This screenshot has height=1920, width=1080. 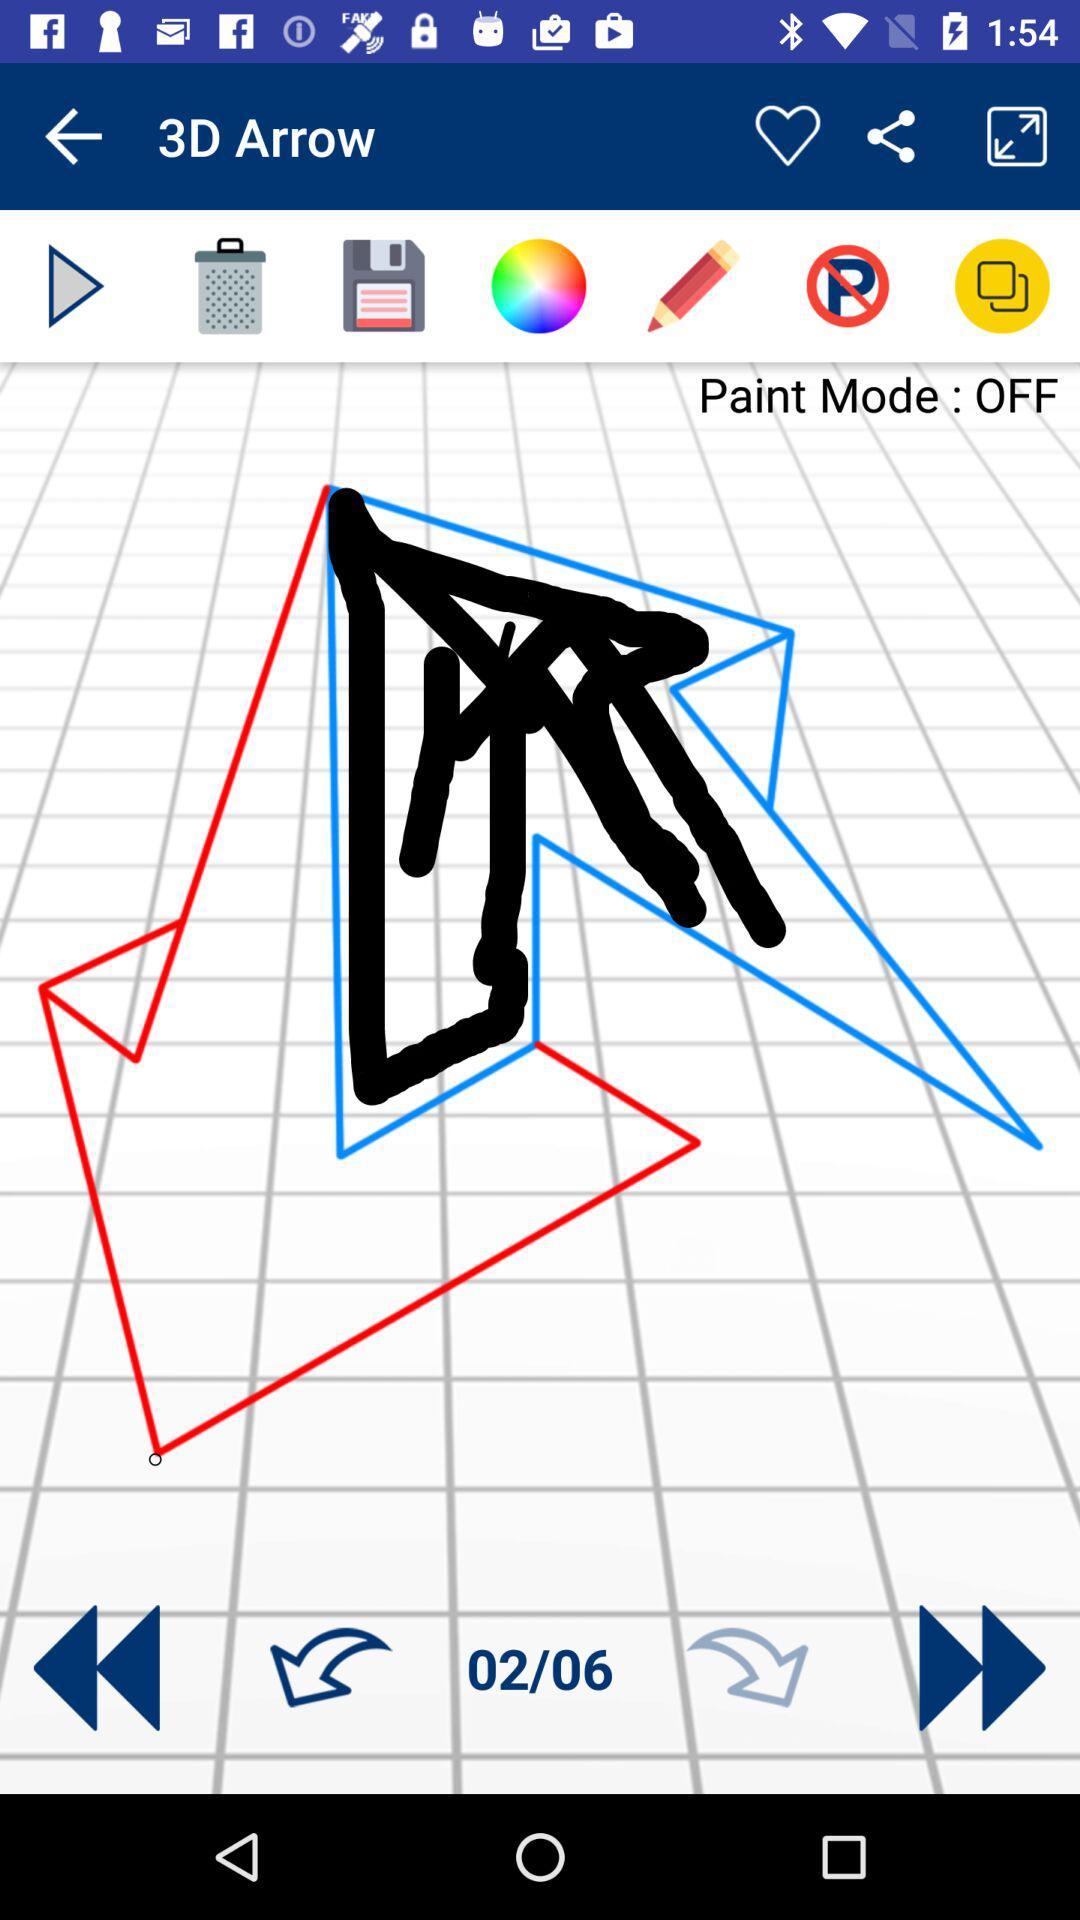 What do you see at coordinates (1002, 285) in the screenshot?
I see `new layer` at bounding box center [1002, 285].